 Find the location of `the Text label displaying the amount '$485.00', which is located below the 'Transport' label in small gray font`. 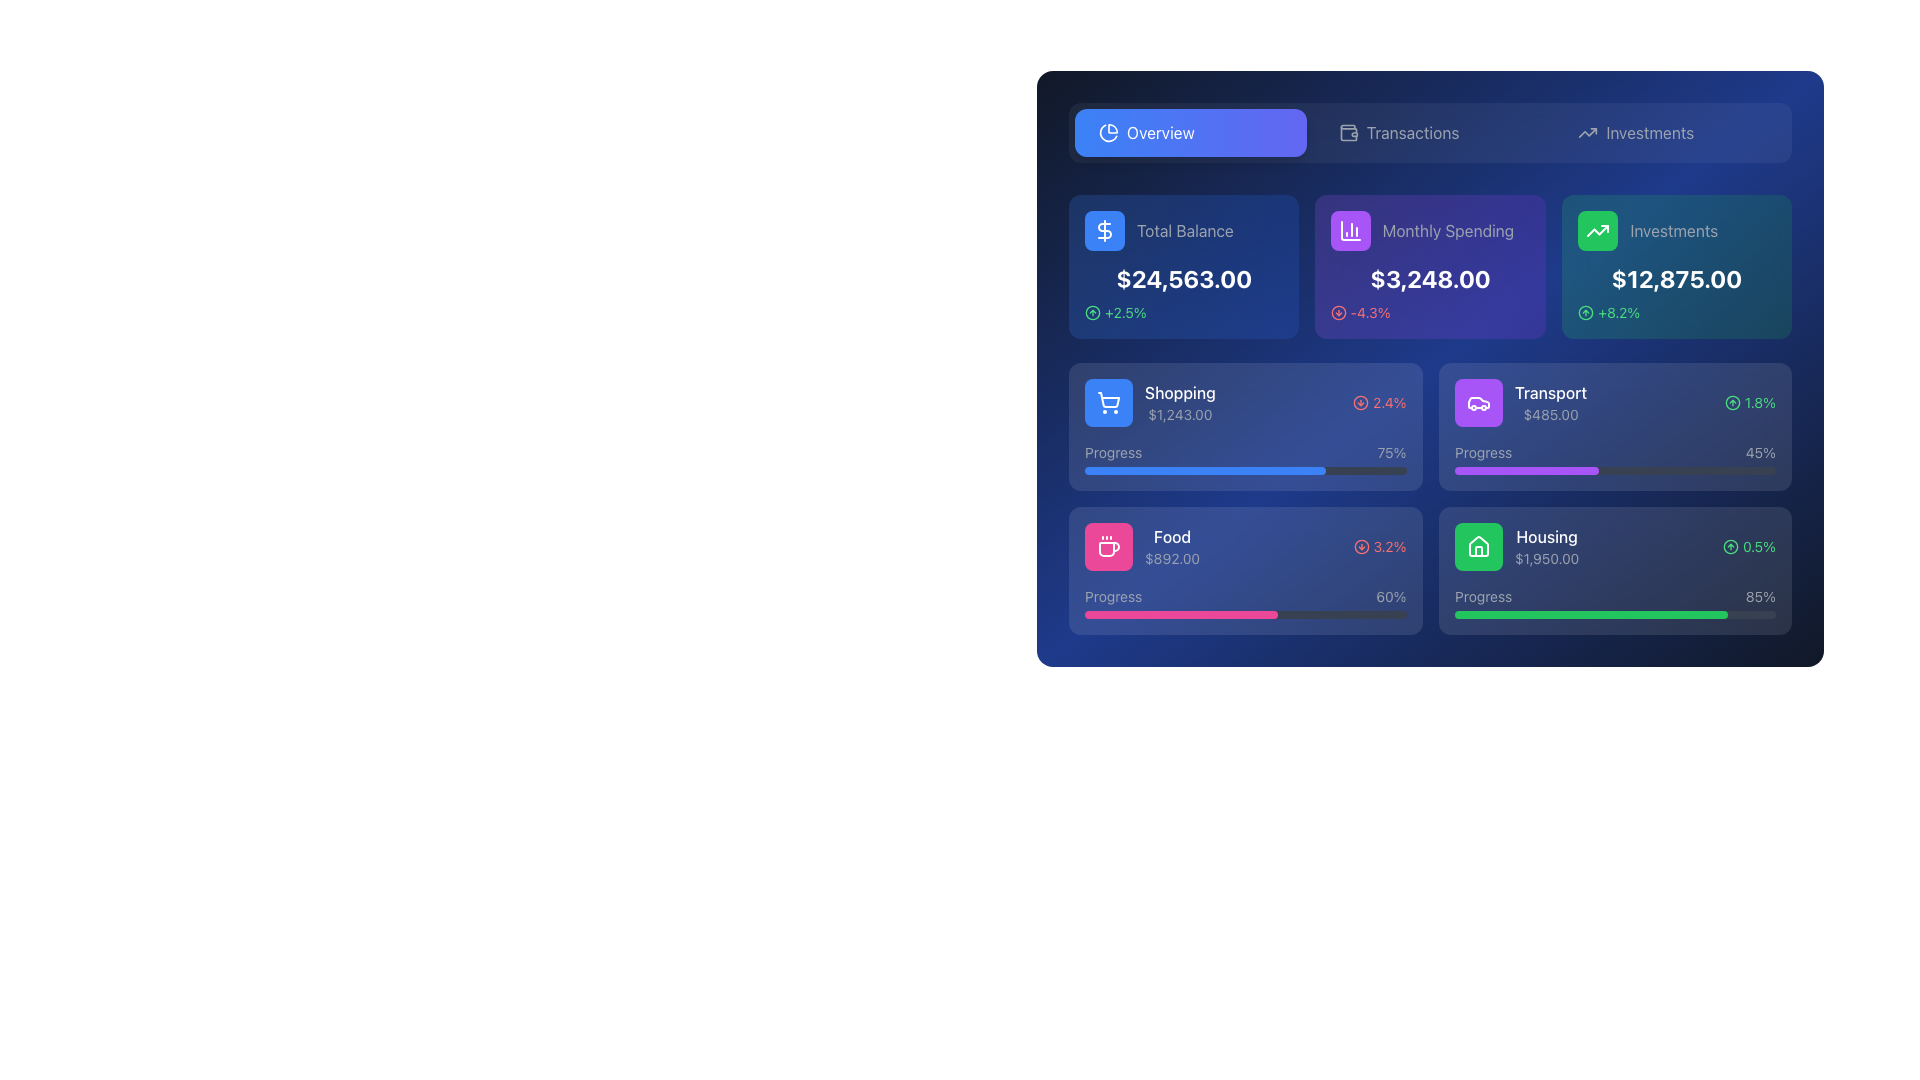

the Text label displaying the amount '$485.00', which is located below the 'Transport' label in small gray font is located at coordinates (1549, 414).